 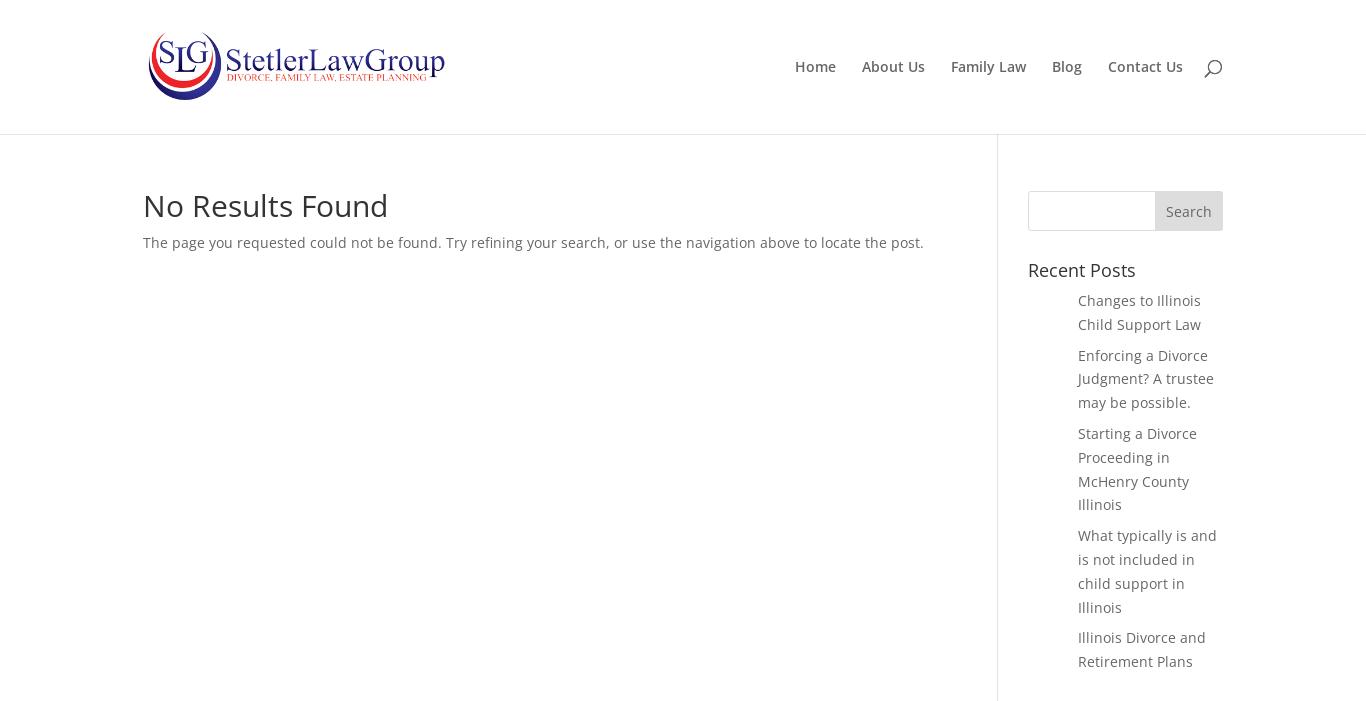 I want to click on 'Enforcing a Divorce Judgment?  A trustee may be possible.', so click(x=1144, y=378).